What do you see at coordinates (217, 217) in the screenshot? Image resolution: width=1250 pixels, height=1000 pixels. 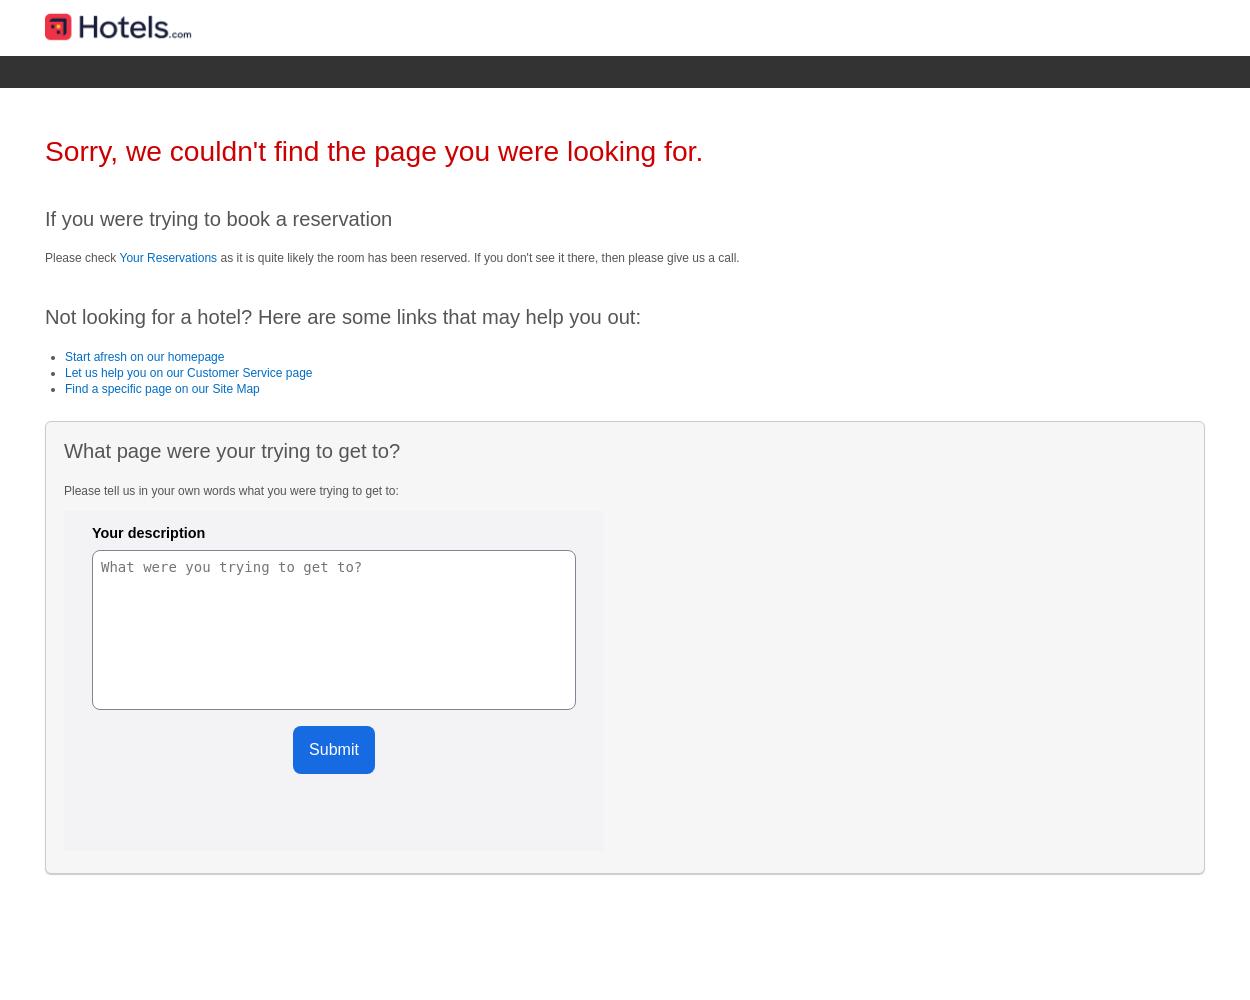 I see `'If you were trying to book a reservation'` at bounding box center [217, 217].